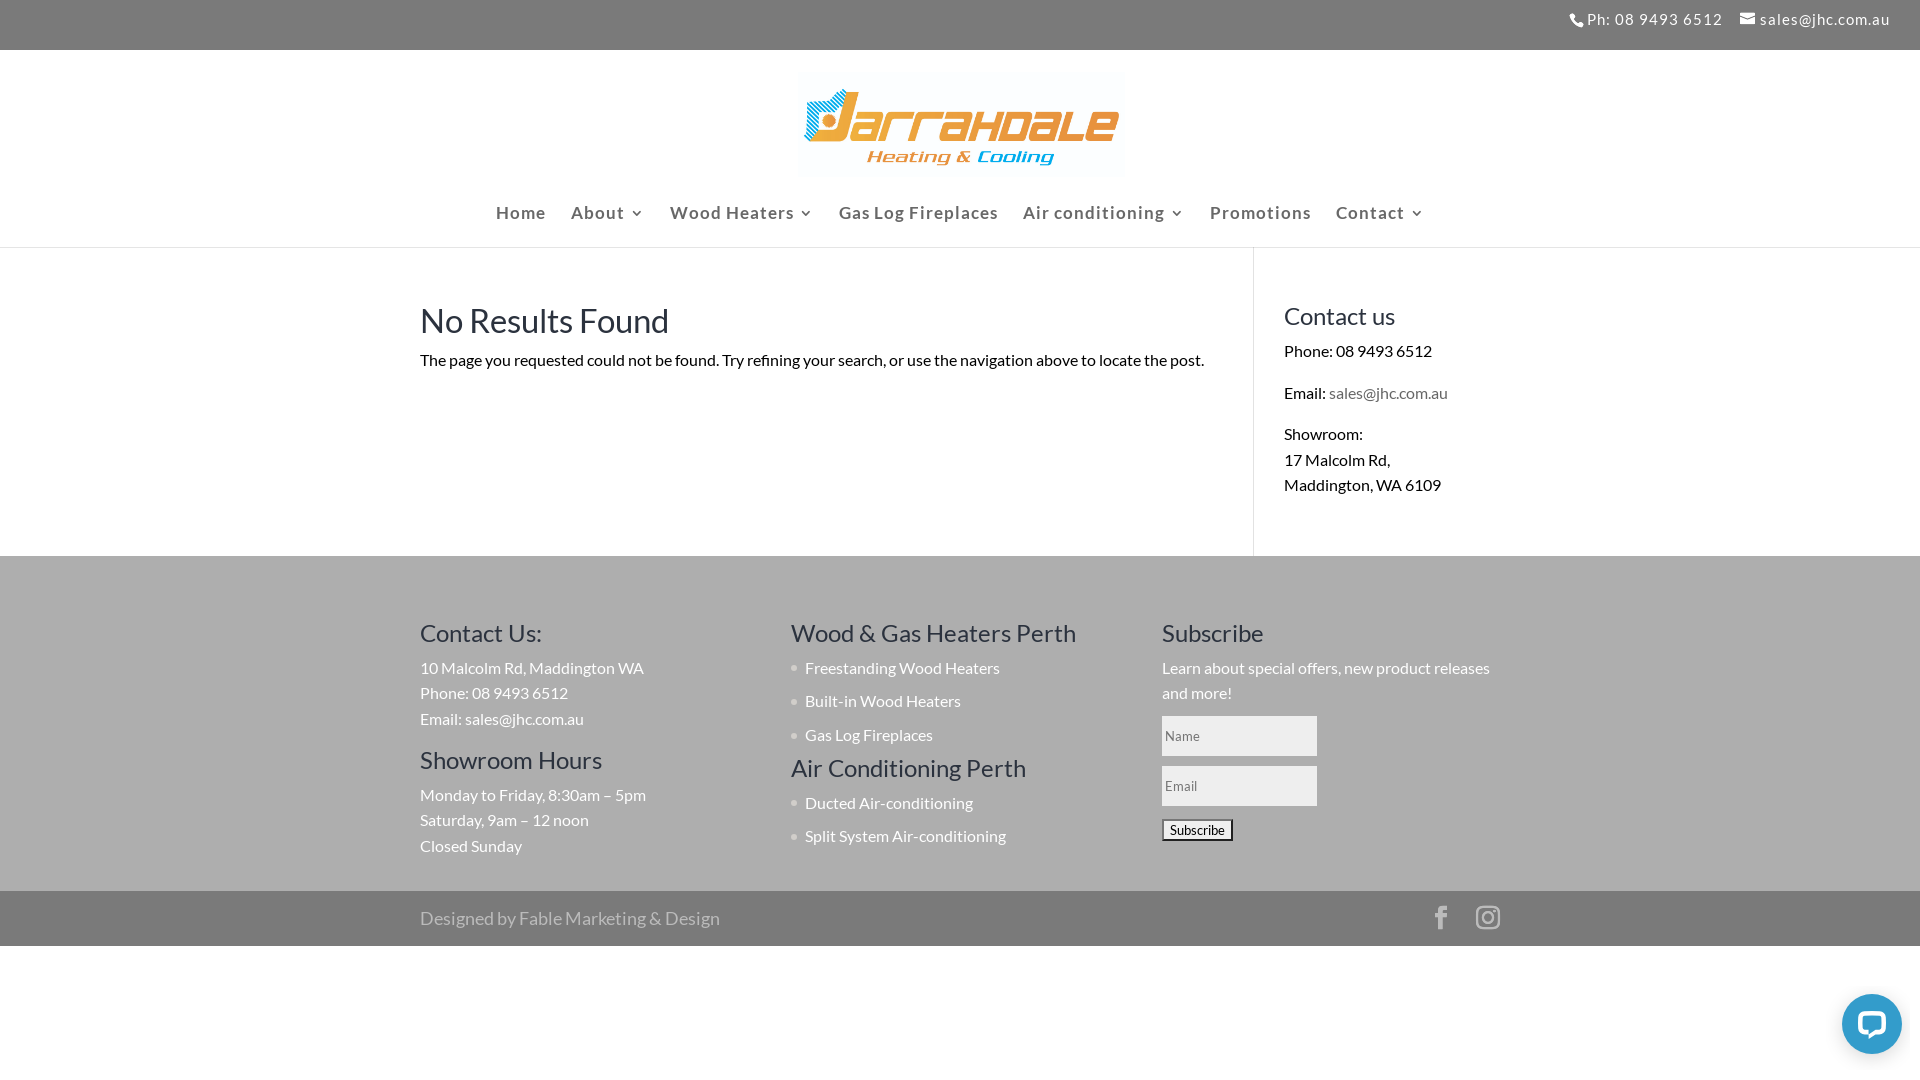 The image size is (1920, 1080). What do you see at coordinates (605, 225) in the screenshot?
I see `'About'` at bounding box center [605, 225].